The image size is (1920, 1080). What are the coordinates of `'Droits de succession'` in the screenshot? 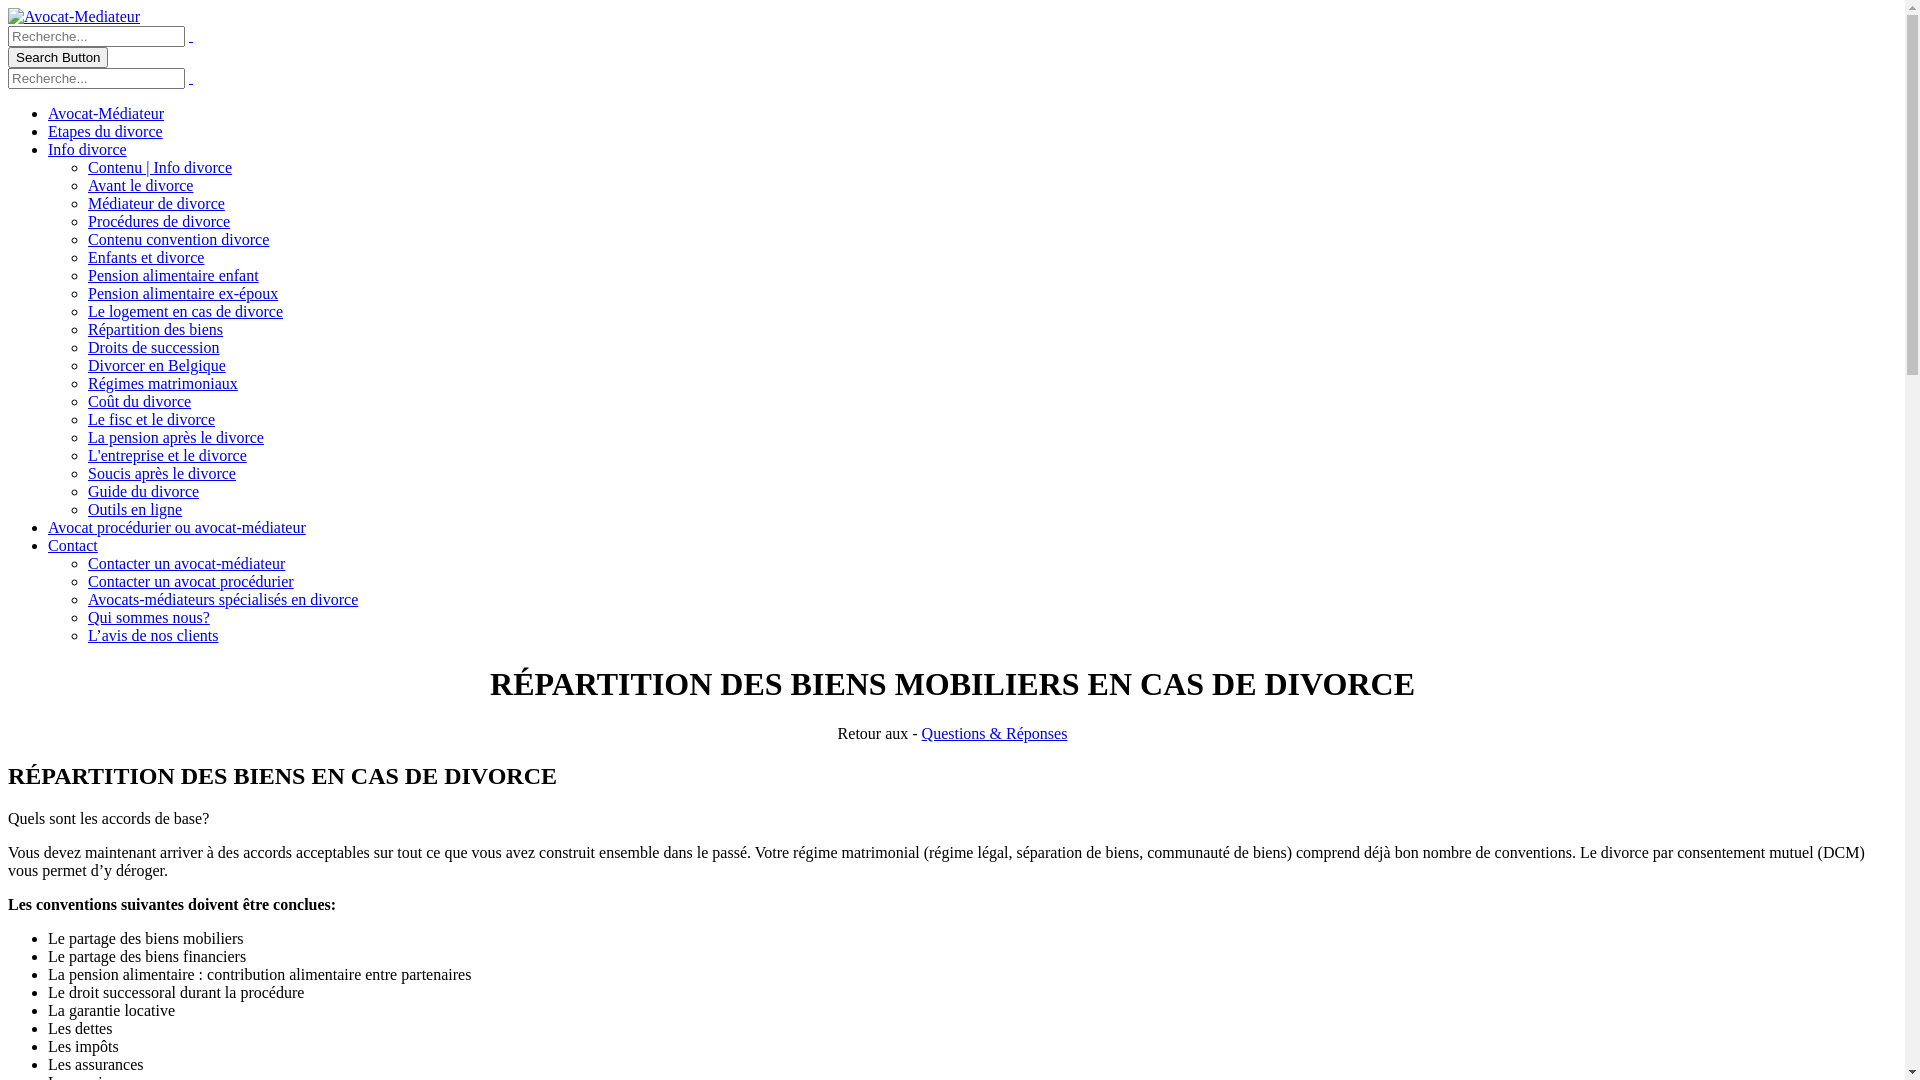 It's located at (152, 346).